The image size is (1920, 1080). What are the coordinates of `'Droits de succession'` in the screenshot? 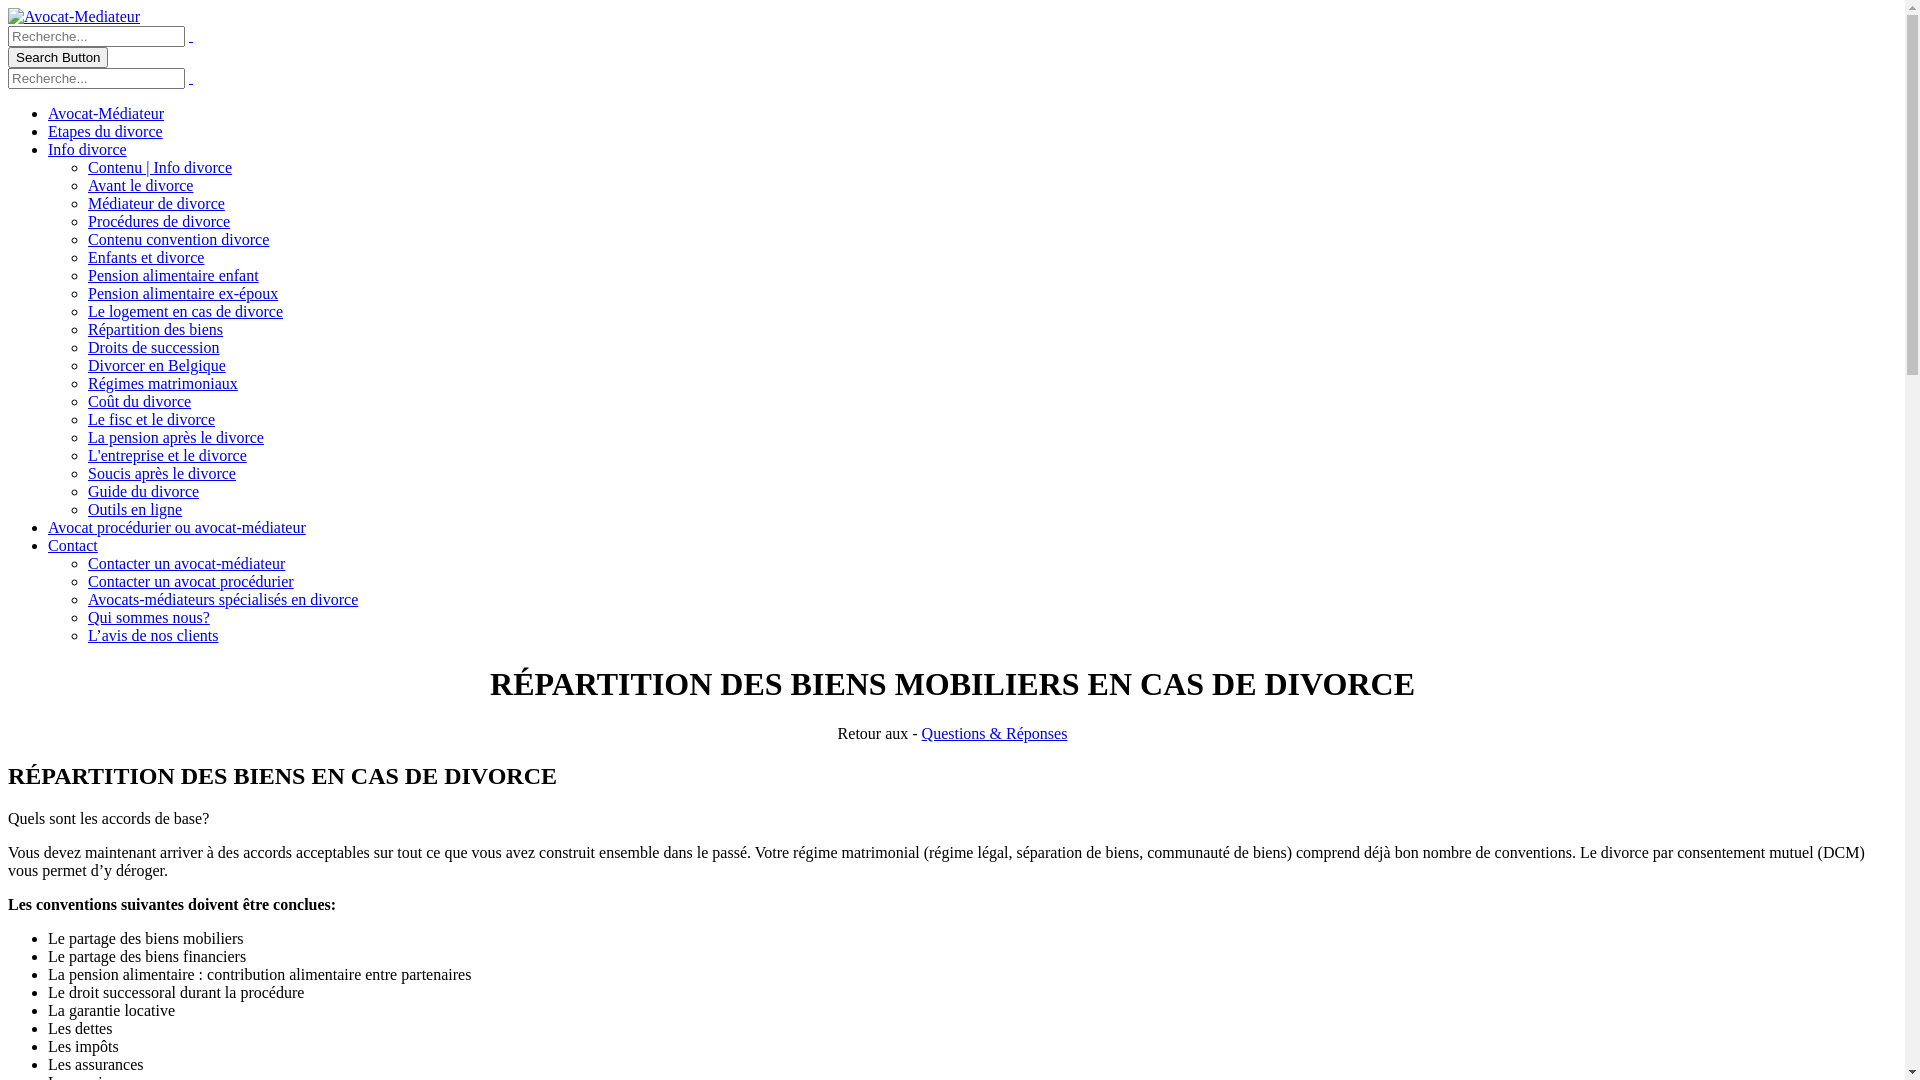 It's located at (152, 346).